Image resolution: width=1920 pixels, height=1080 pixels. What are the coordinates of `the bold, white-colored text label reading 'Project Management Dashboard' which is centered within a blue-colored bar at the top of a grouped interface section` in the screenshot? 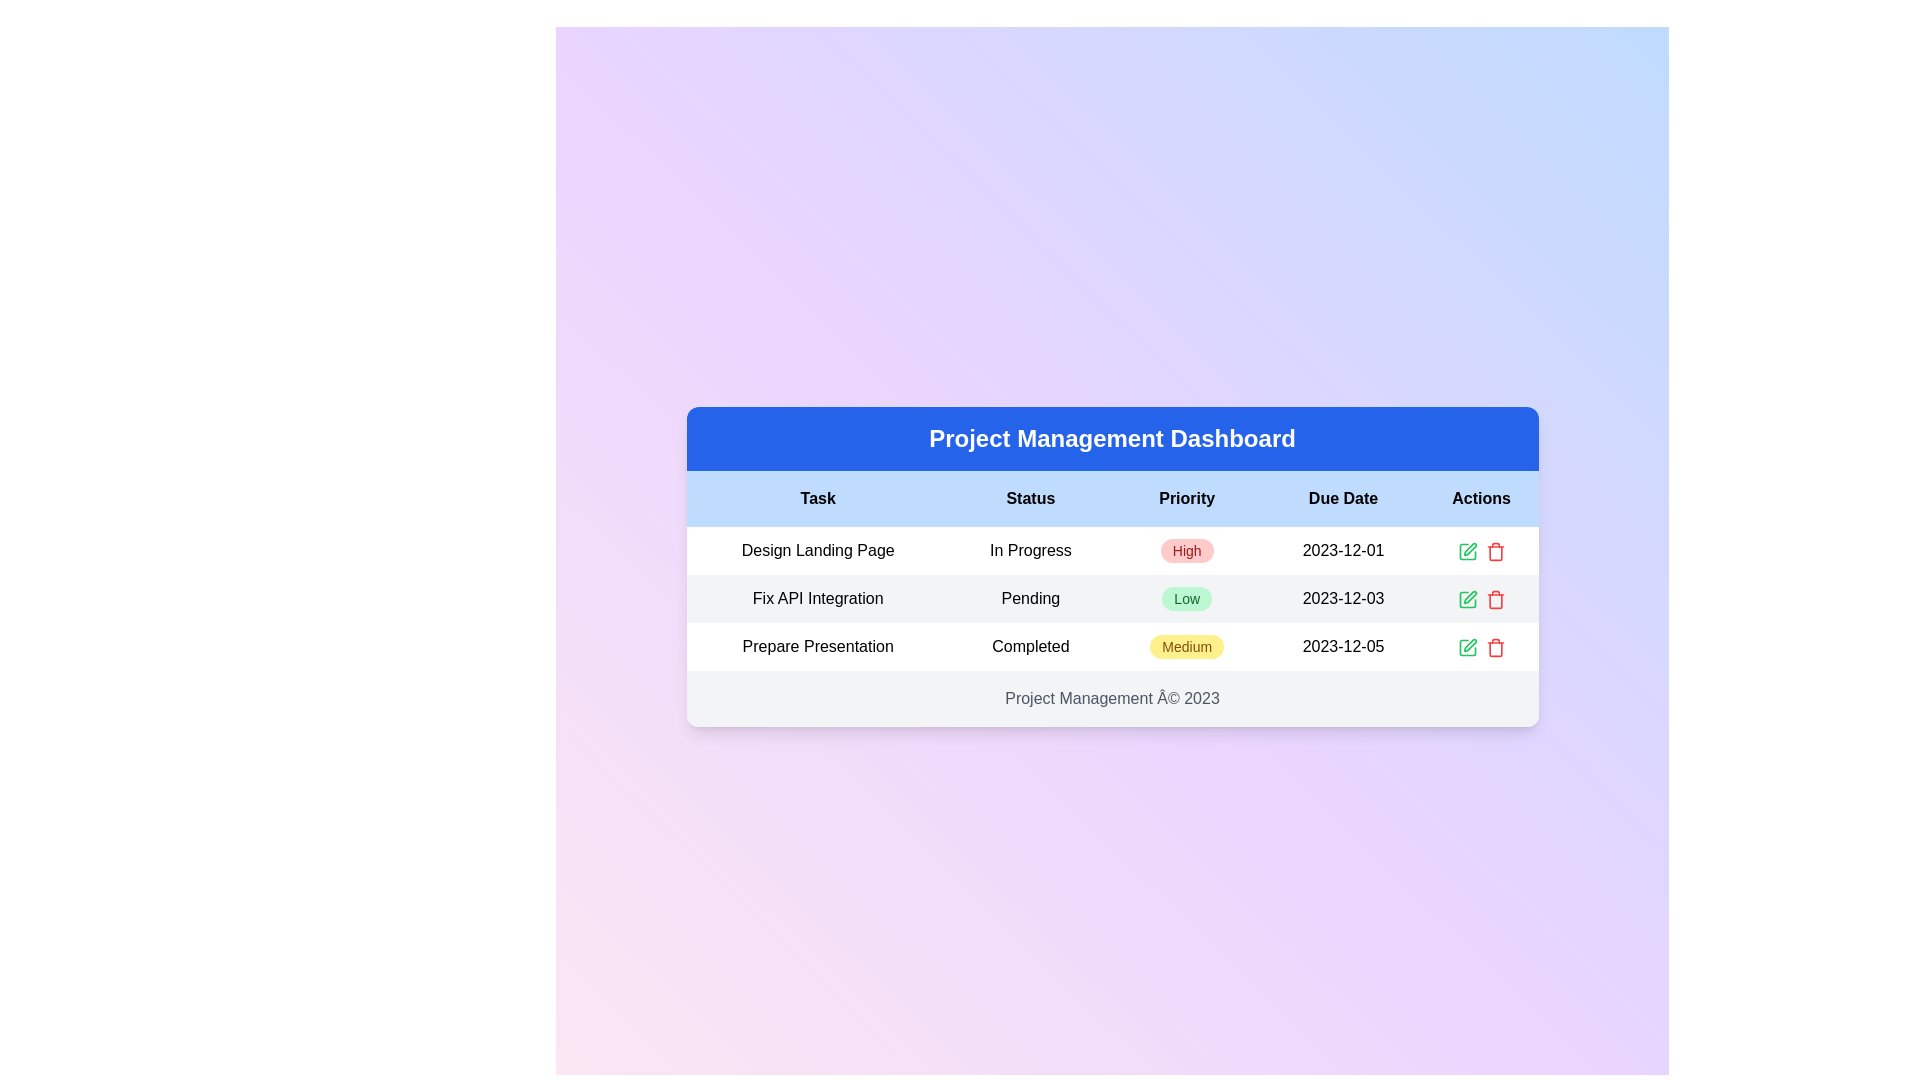 It's located at (1111, 438).